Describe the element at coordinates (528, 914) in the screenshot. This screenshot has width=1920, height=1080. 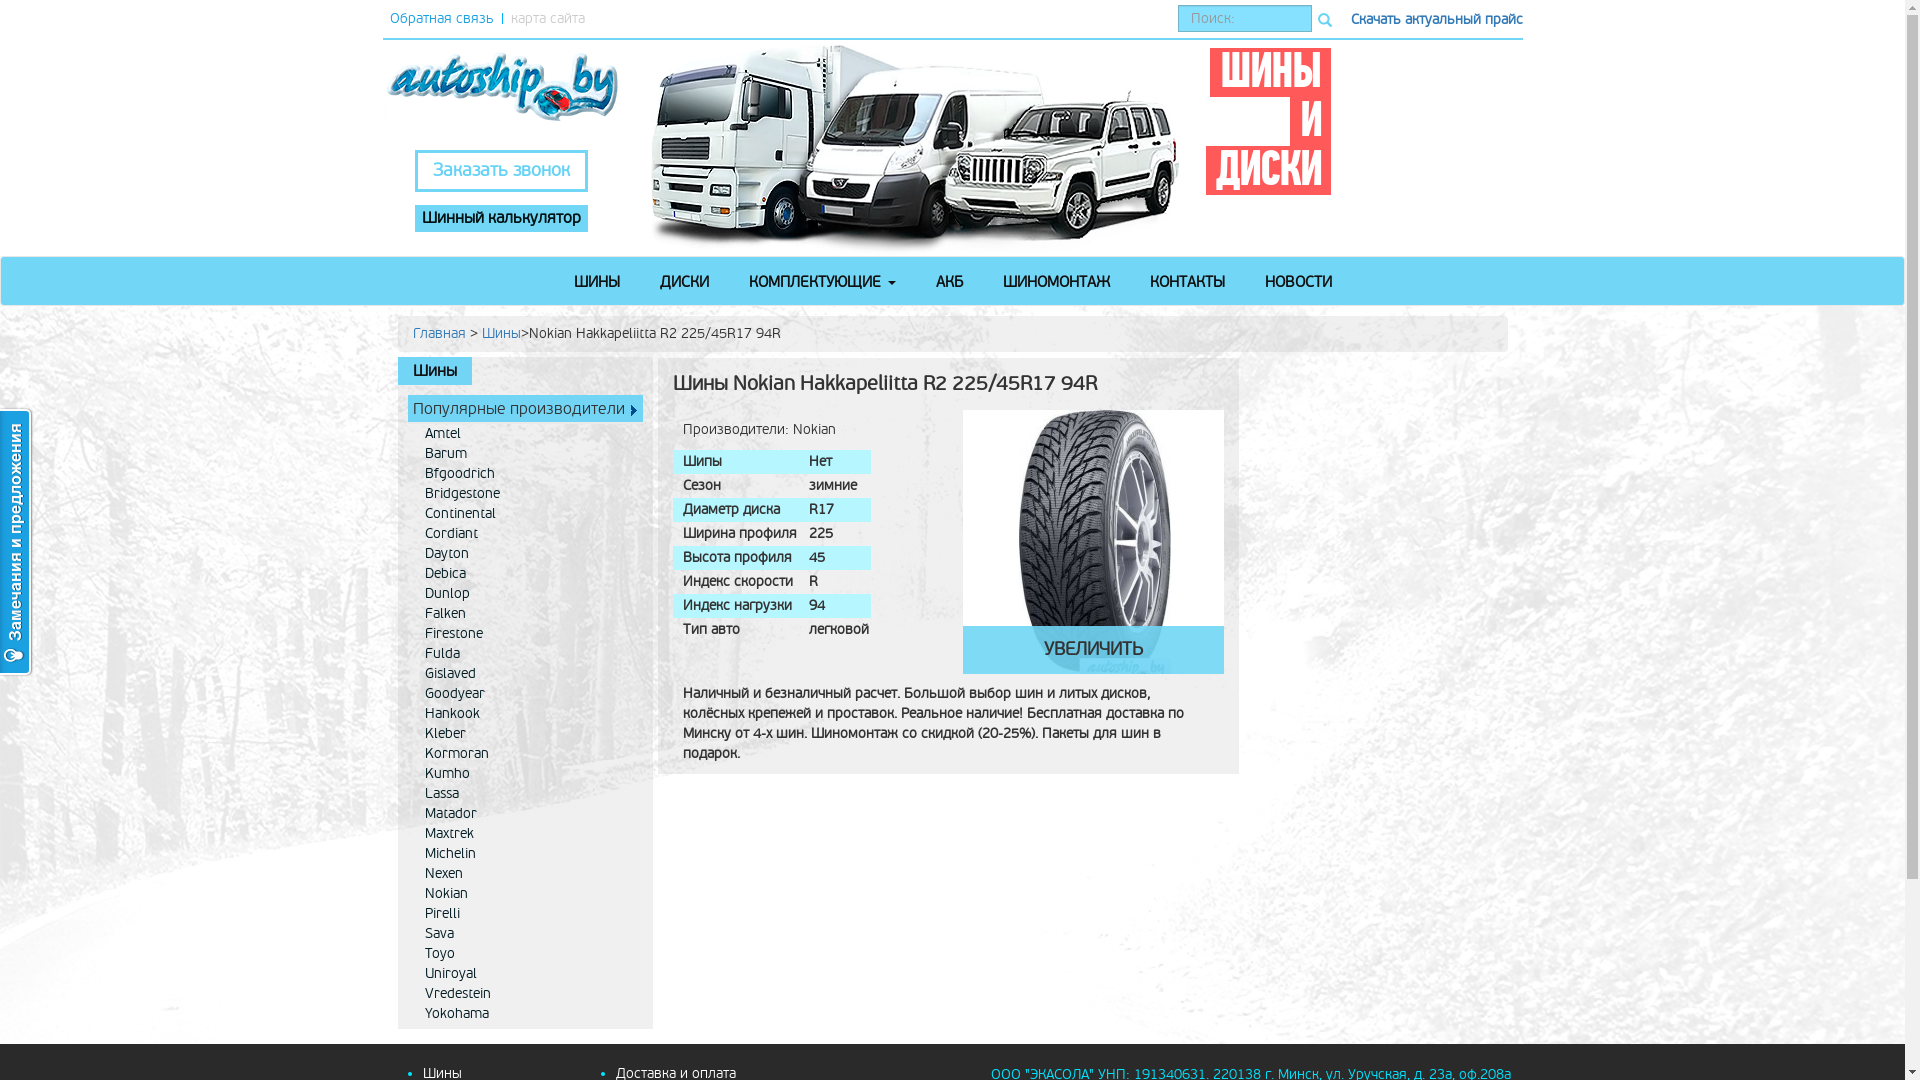
I see `'Pirelli'` at that location.